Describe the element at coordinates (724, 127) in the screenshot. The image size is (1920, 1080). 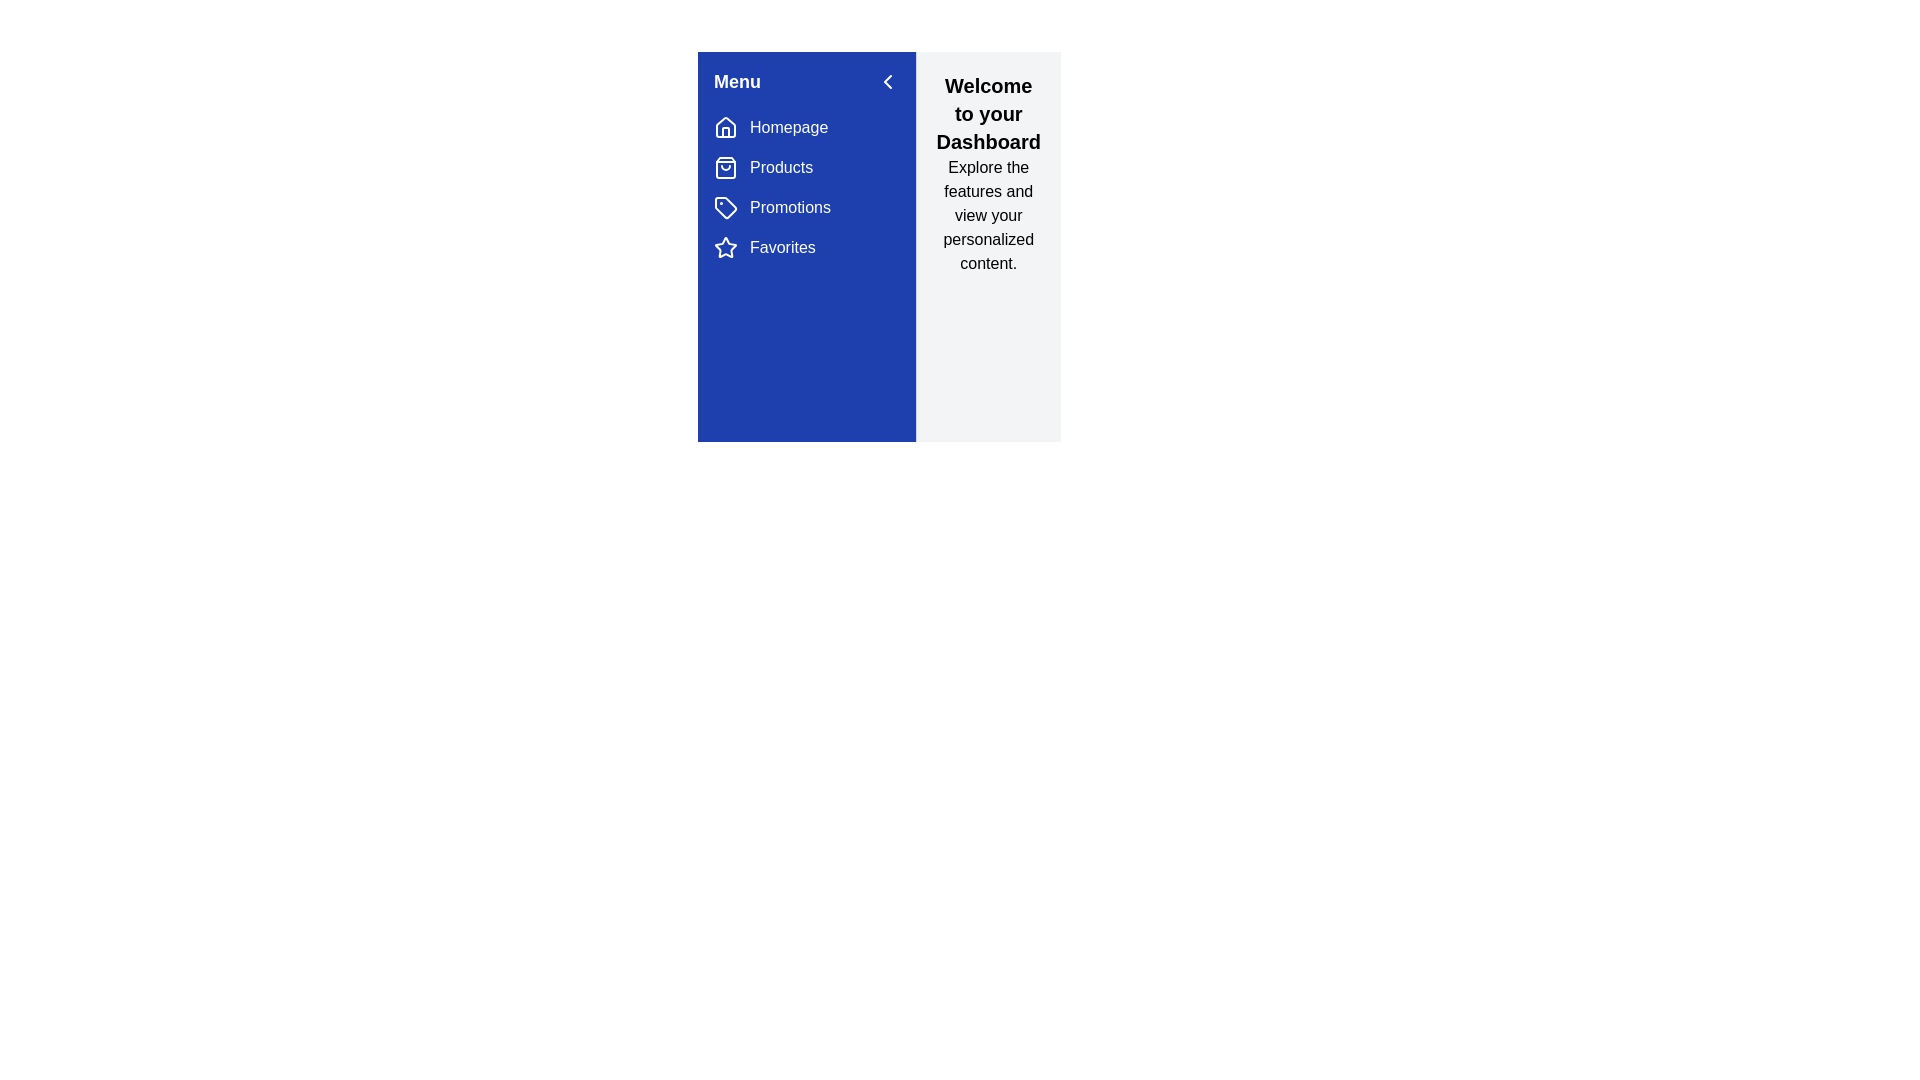
I see `the navigation menu item corresponding to Homepage` at that location.